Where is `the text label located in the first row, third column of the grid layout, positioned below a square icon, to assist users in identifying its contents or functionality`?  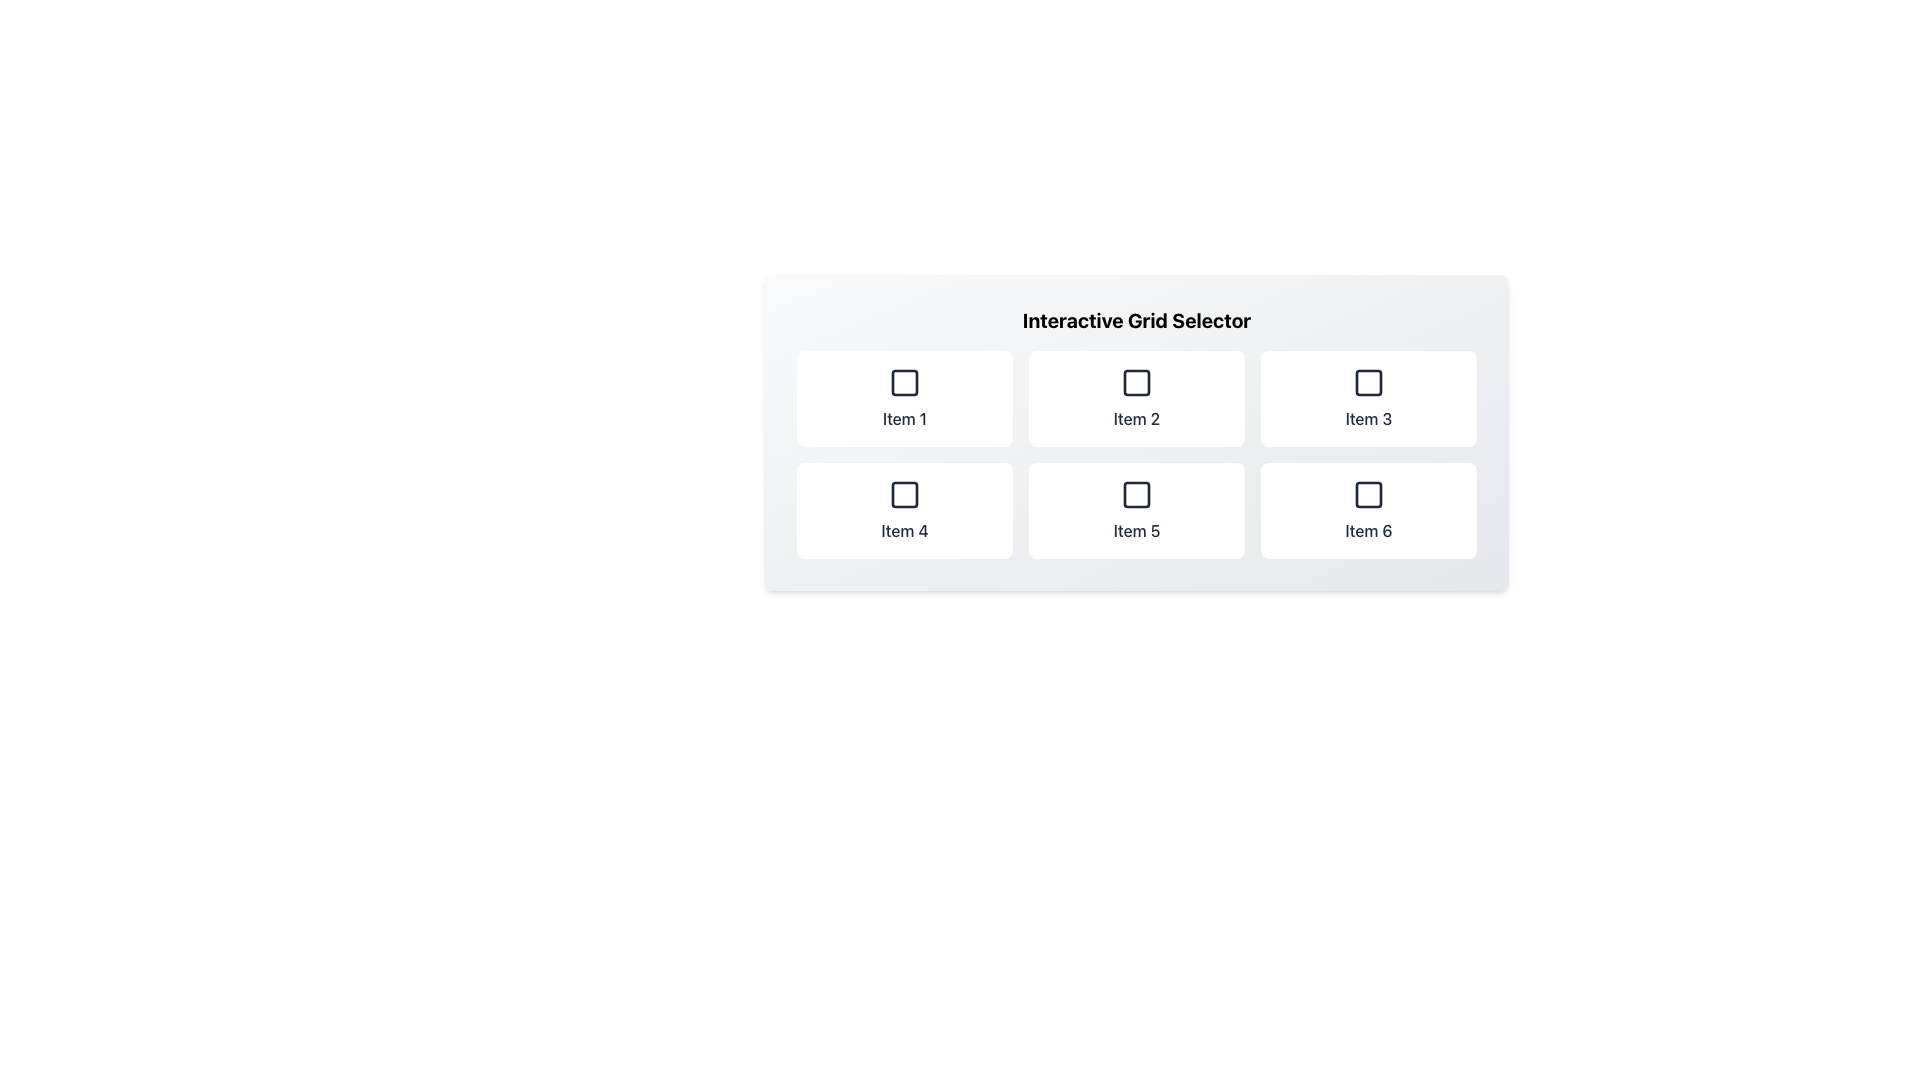 the text label located in the first row, third column of the grid layout, positioned below a square icon, to assist users in identifying its contents or functionality is located at coordinates (1367, 418).